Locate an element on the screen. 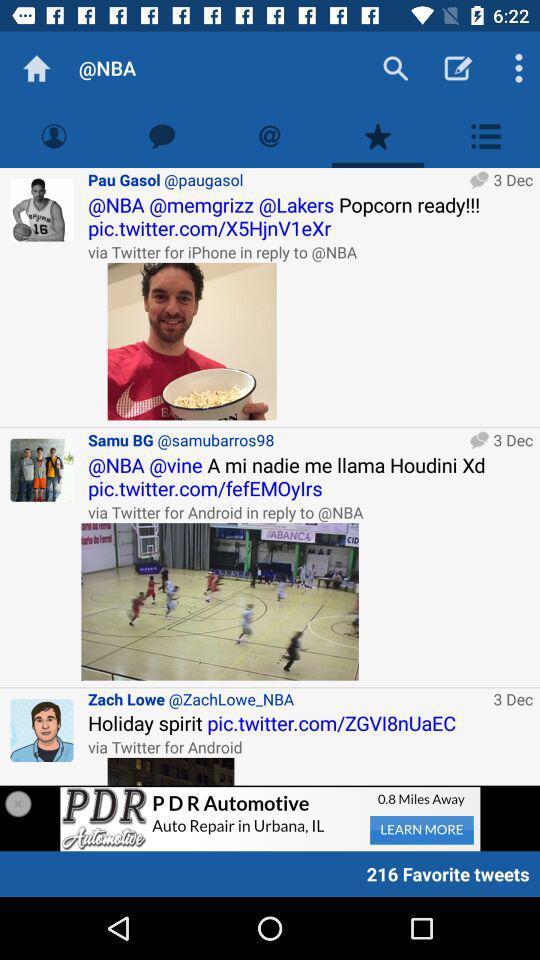 Image resolution: width=540 pixels, height=960 pixels. icon above the via twitter for icon is located at coordinates (310, 216).